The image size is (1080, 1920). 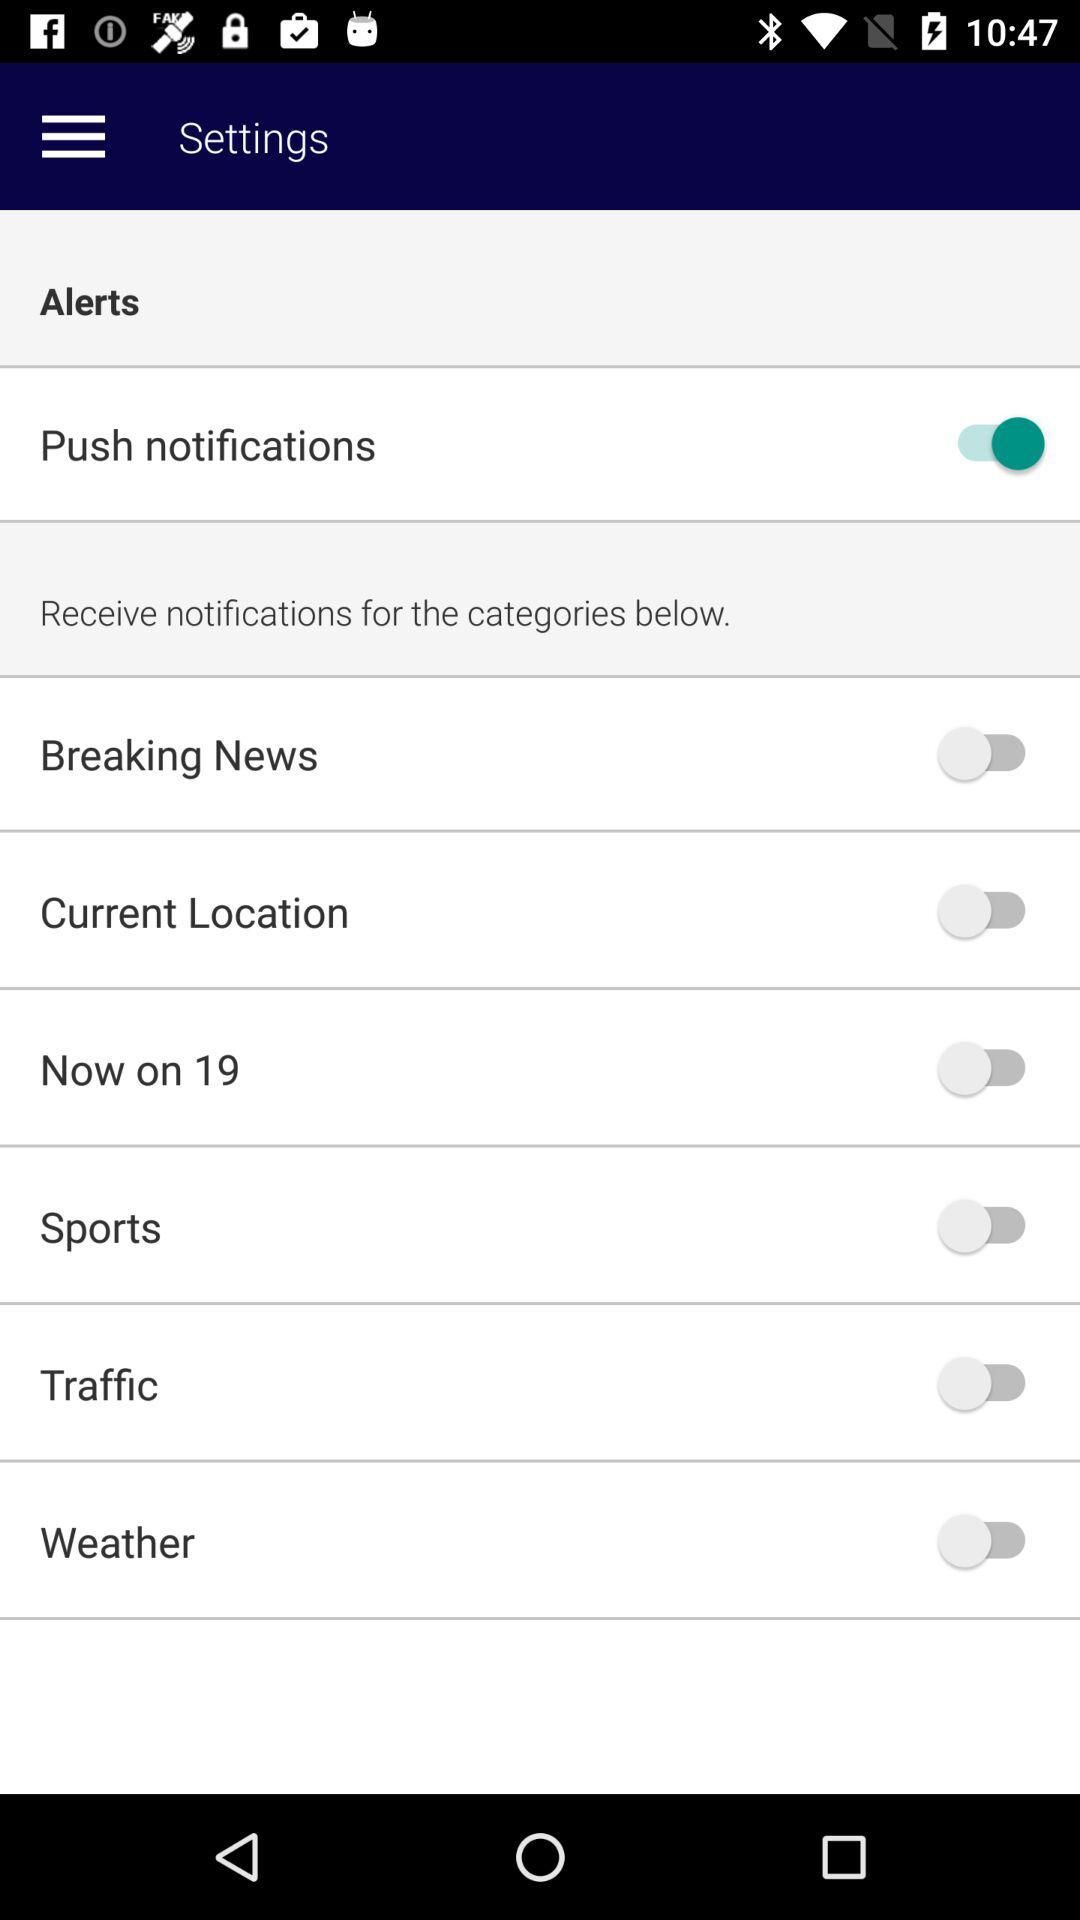 I want to click on off, so click(x=991, y=1224).